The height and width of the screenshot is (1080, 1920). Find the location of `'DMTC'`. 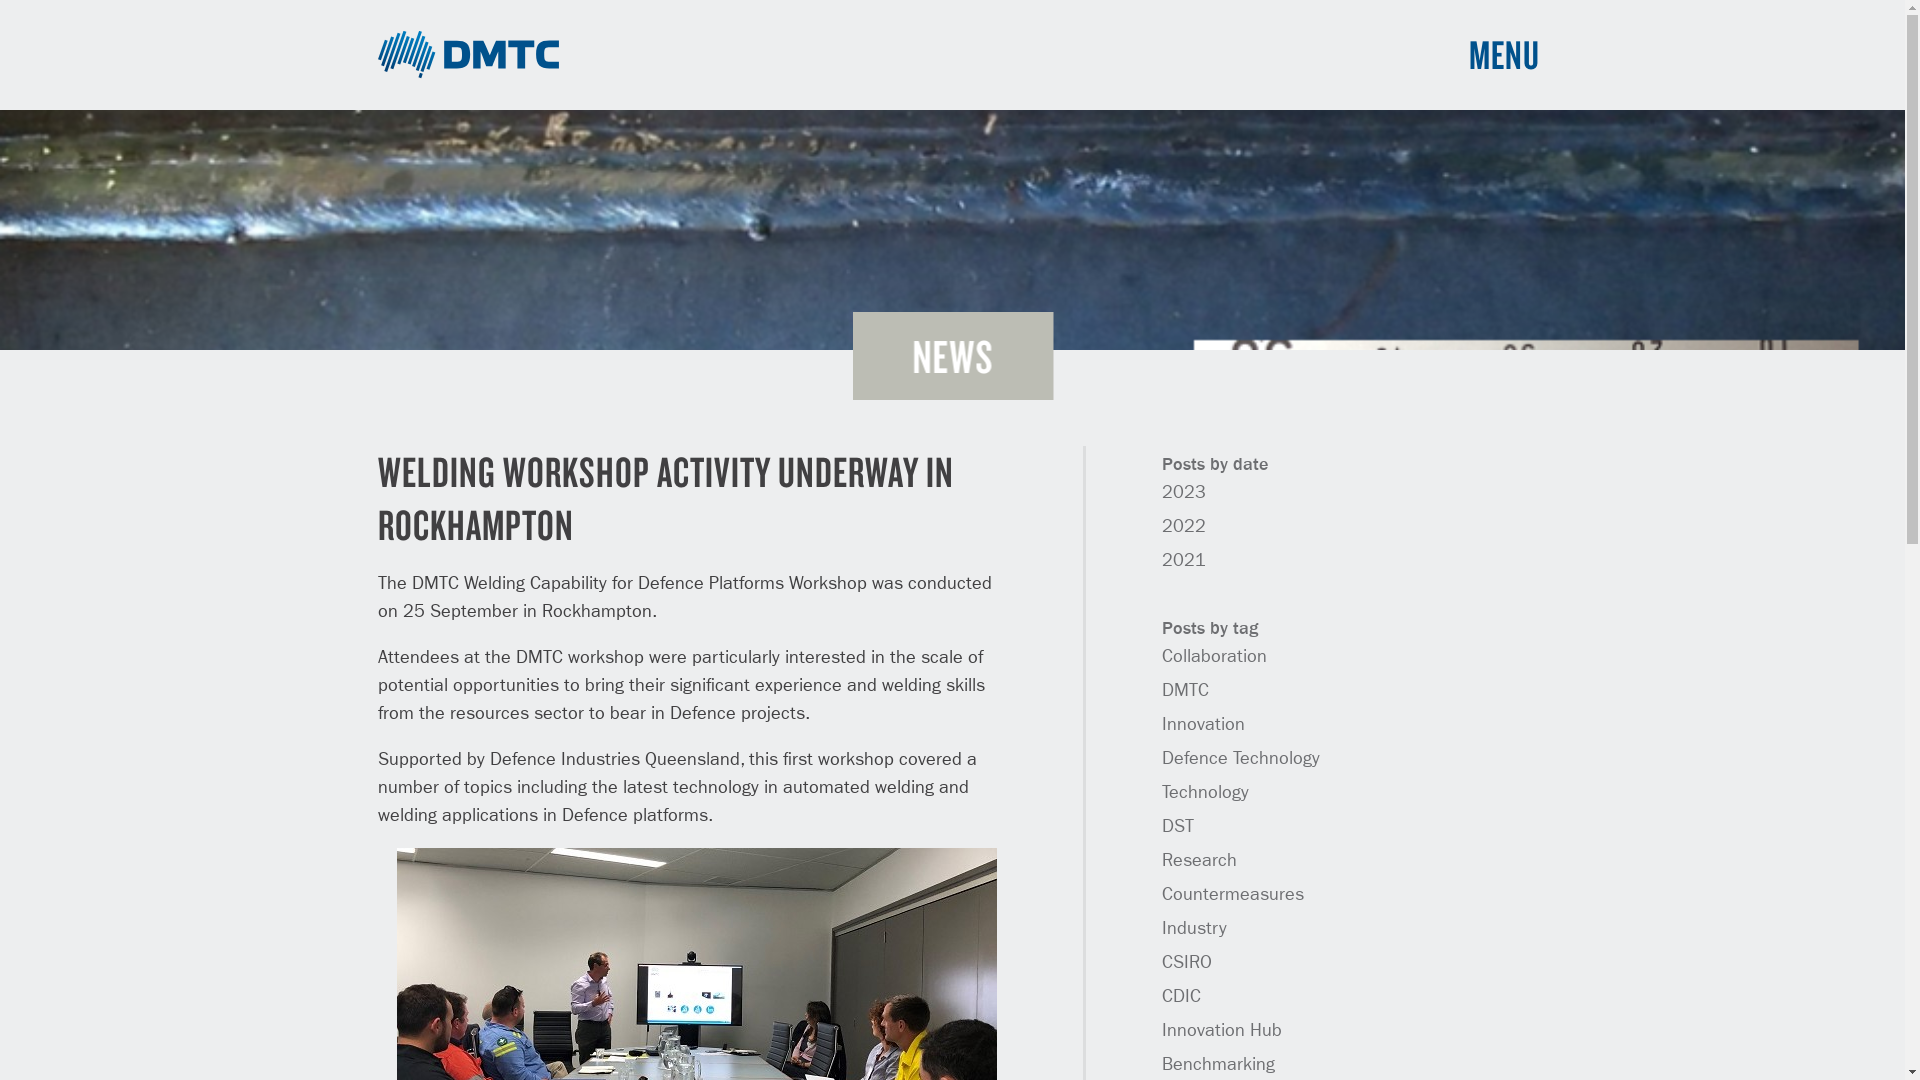

'DMTC' is located at coordinates (468, 53).